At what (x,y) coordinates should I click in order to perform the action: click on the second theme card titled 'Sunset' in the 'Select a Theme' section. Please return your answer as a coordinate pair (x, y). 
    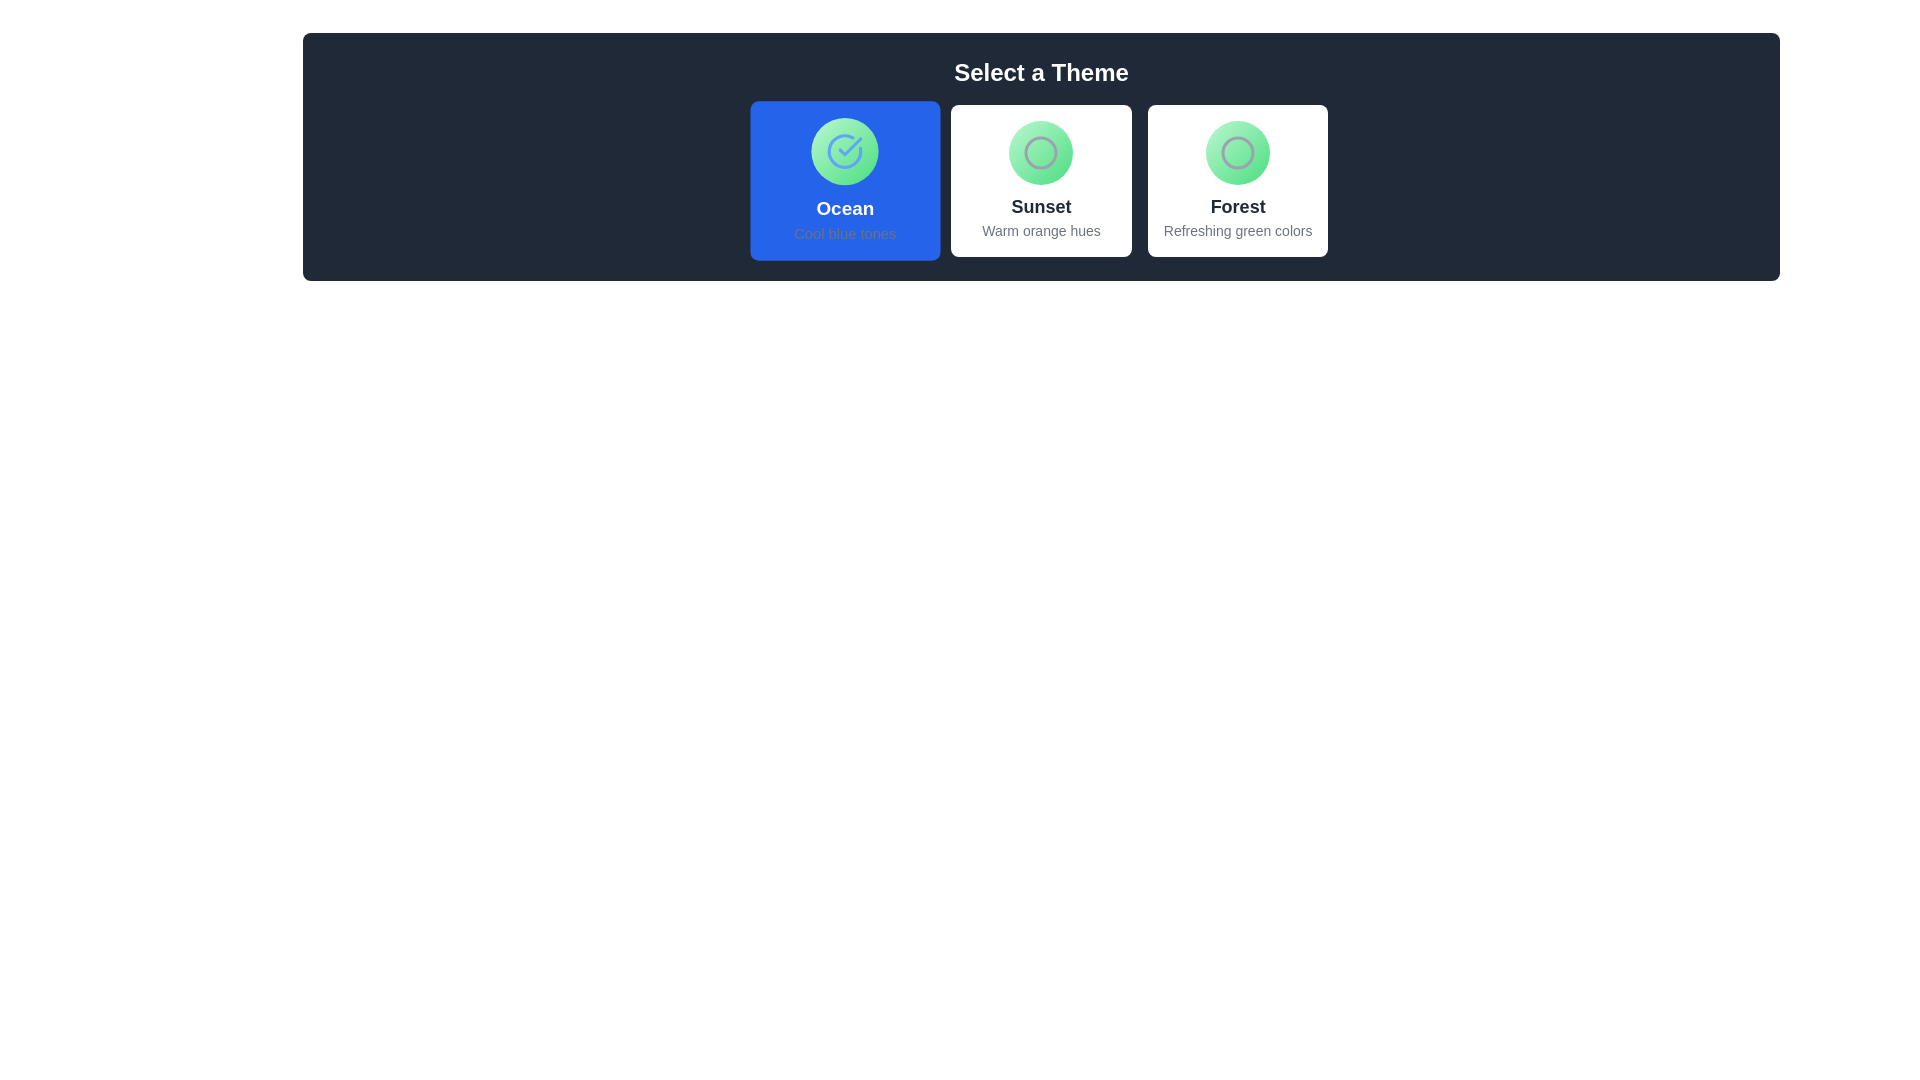
    Looking at the image, I should click on (1040, 181).